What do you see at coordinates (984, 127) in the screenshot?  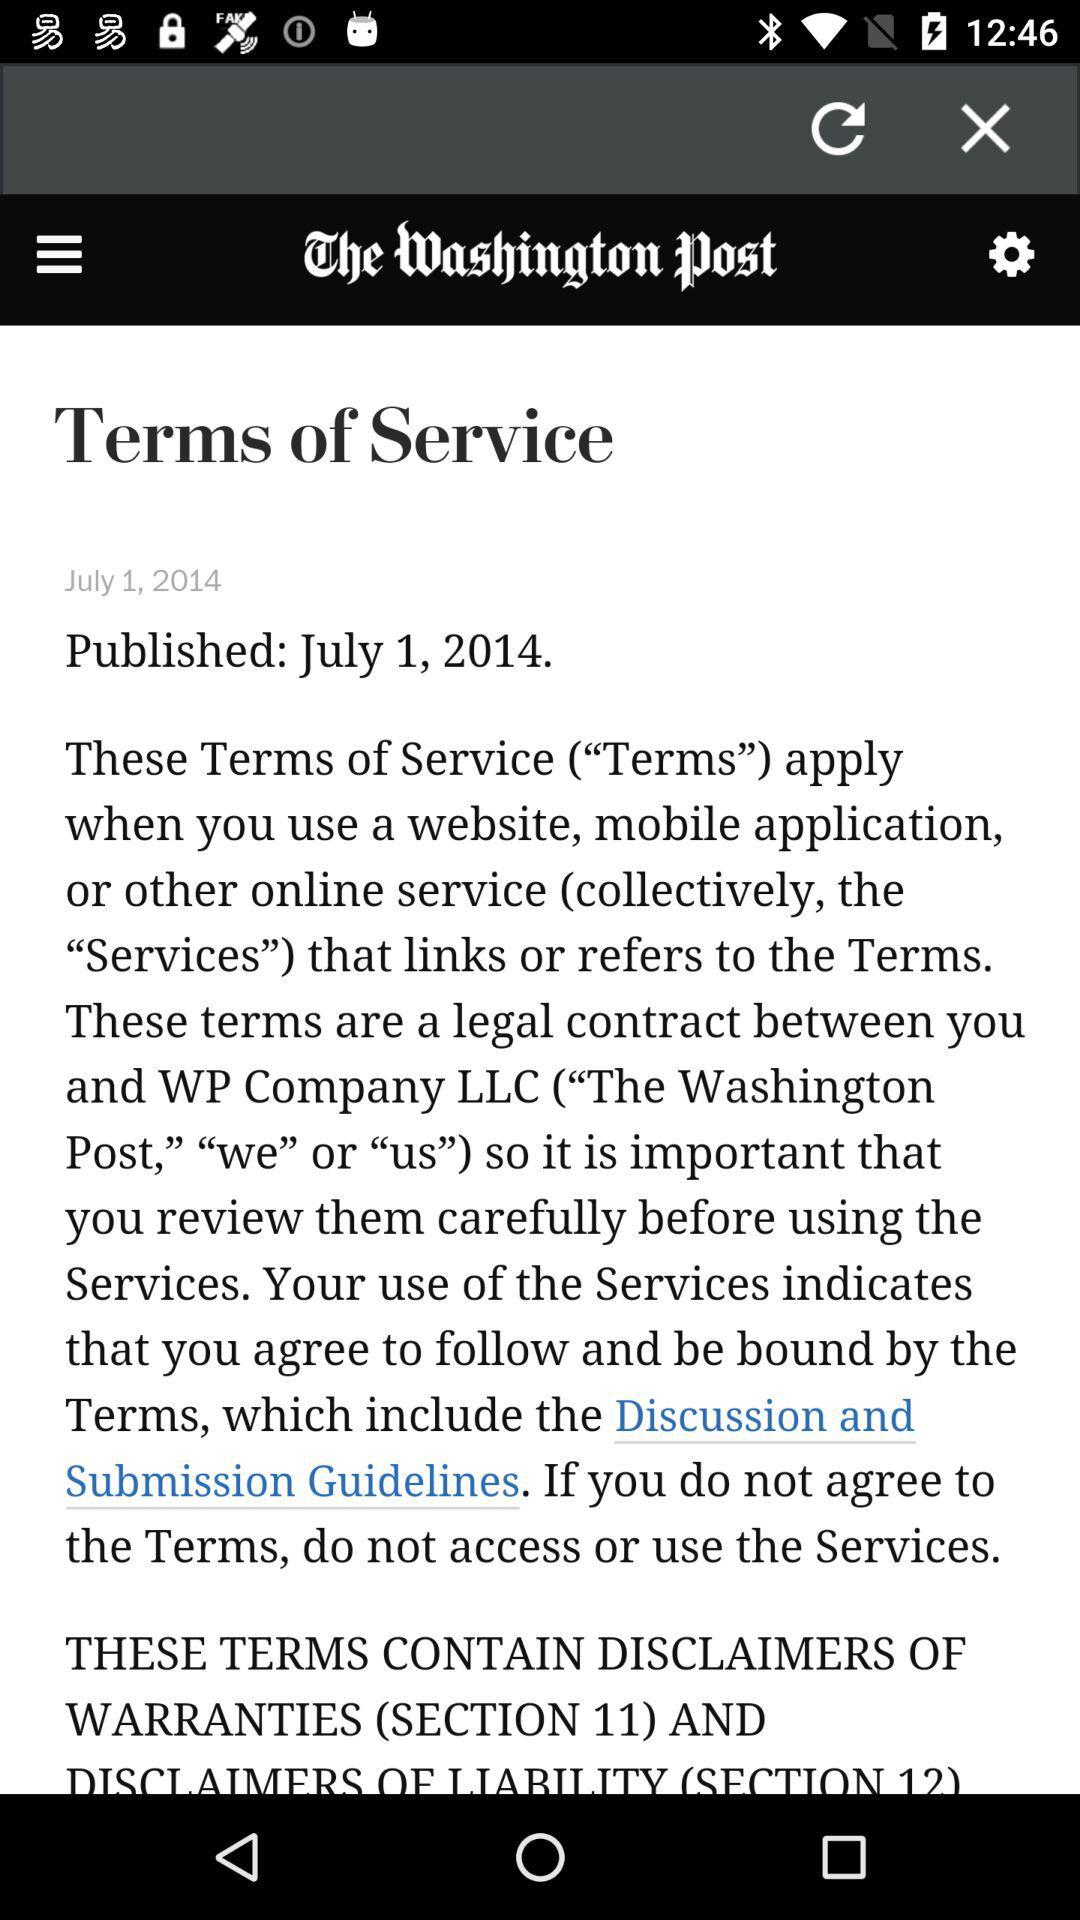 I see `option close` at bounding box center [984, 127].